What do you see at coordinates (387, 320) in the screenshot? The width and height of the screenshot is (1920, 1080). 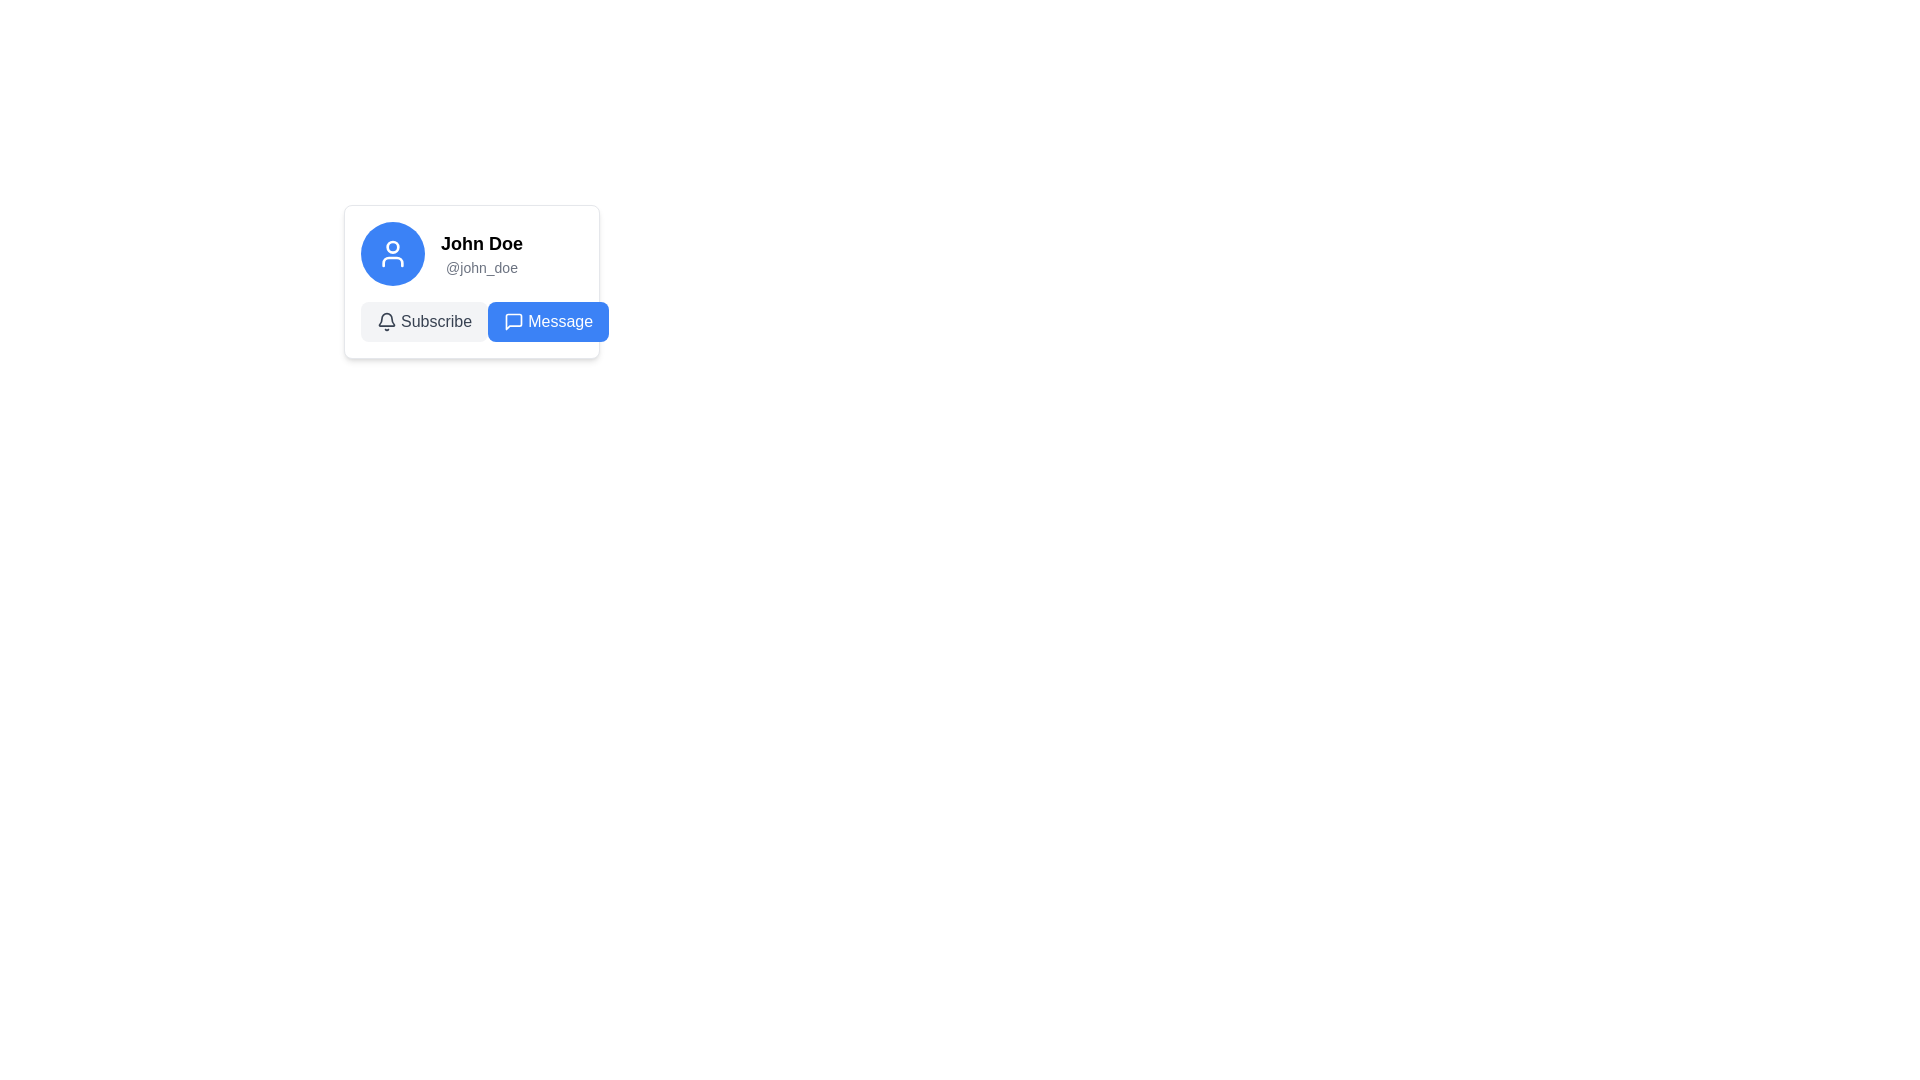 I see `the bell icon located to the left of the 'Subscribe' text in the button labeled 'Subscribe'` at bounding box center [387, 320].